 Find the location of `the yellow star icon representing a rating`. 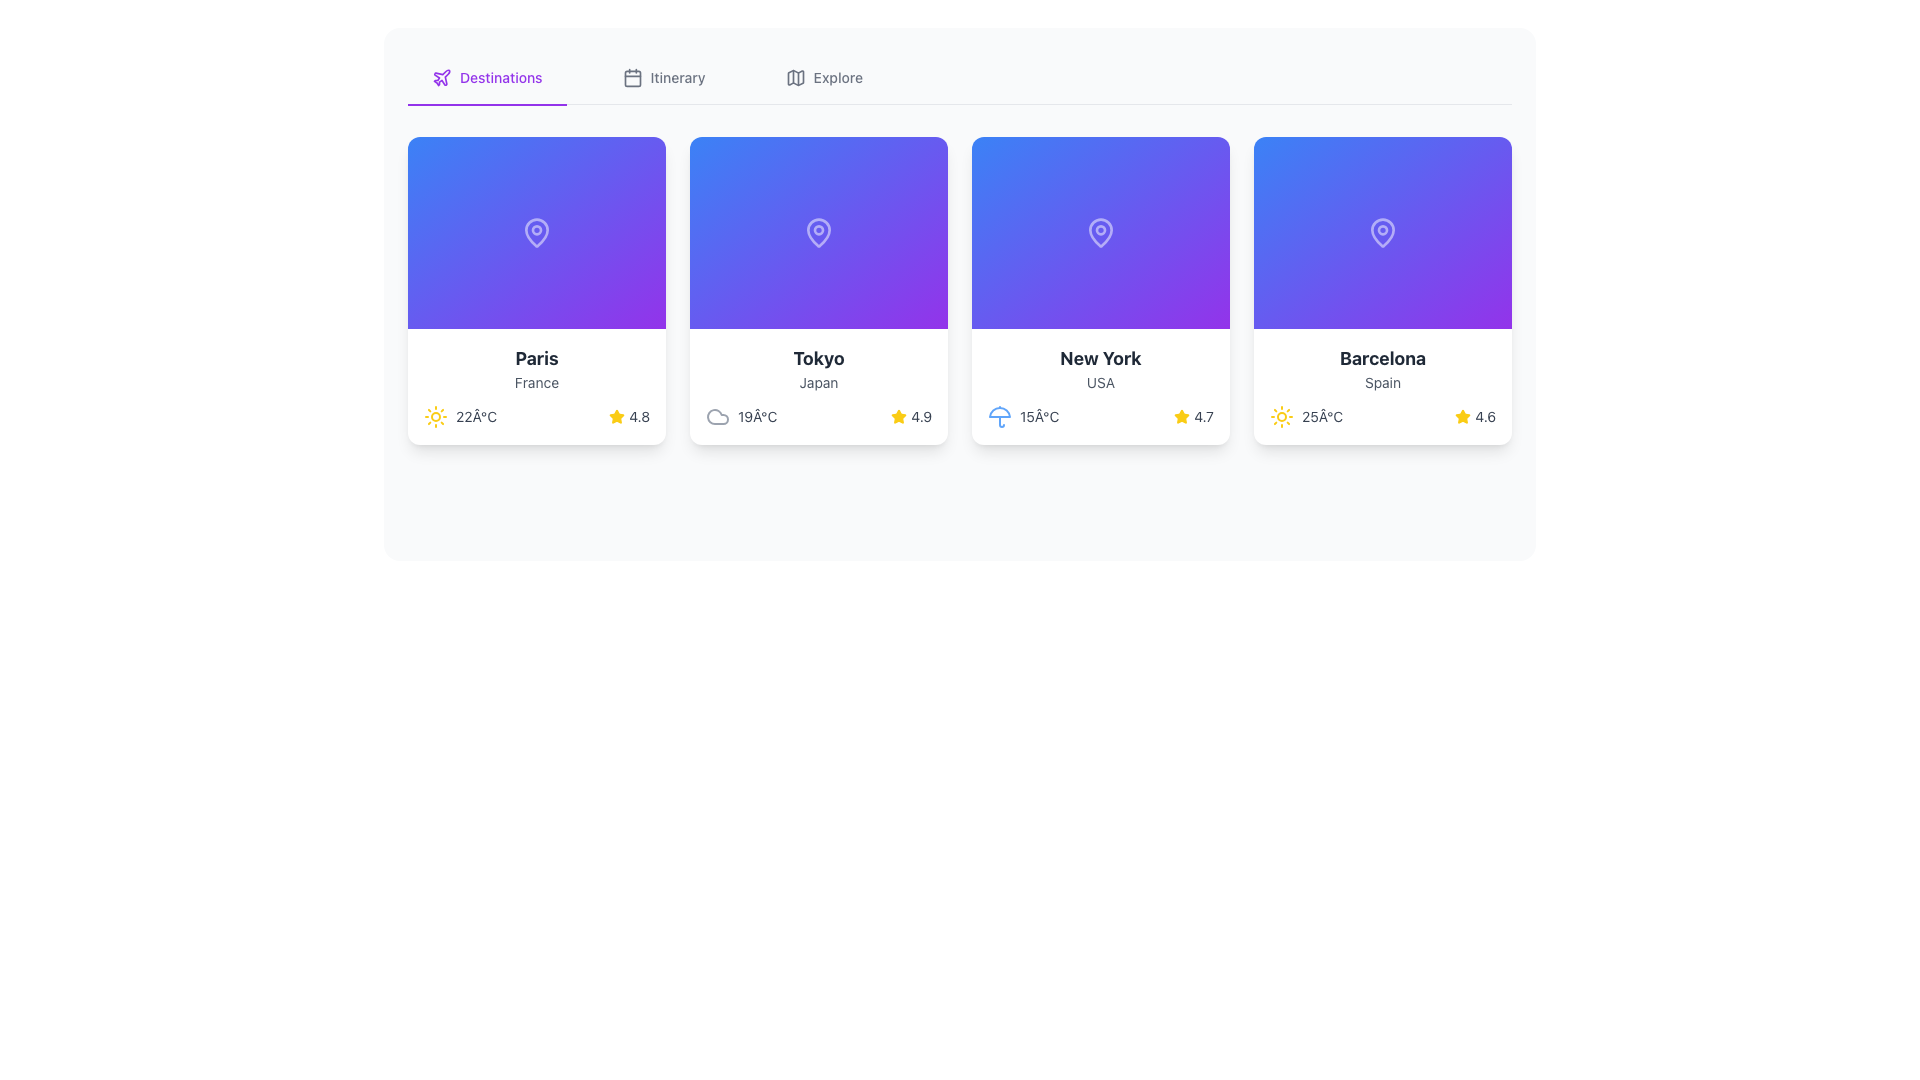

the yellow star icon representing a rating is located at coordinates (1182, 415).